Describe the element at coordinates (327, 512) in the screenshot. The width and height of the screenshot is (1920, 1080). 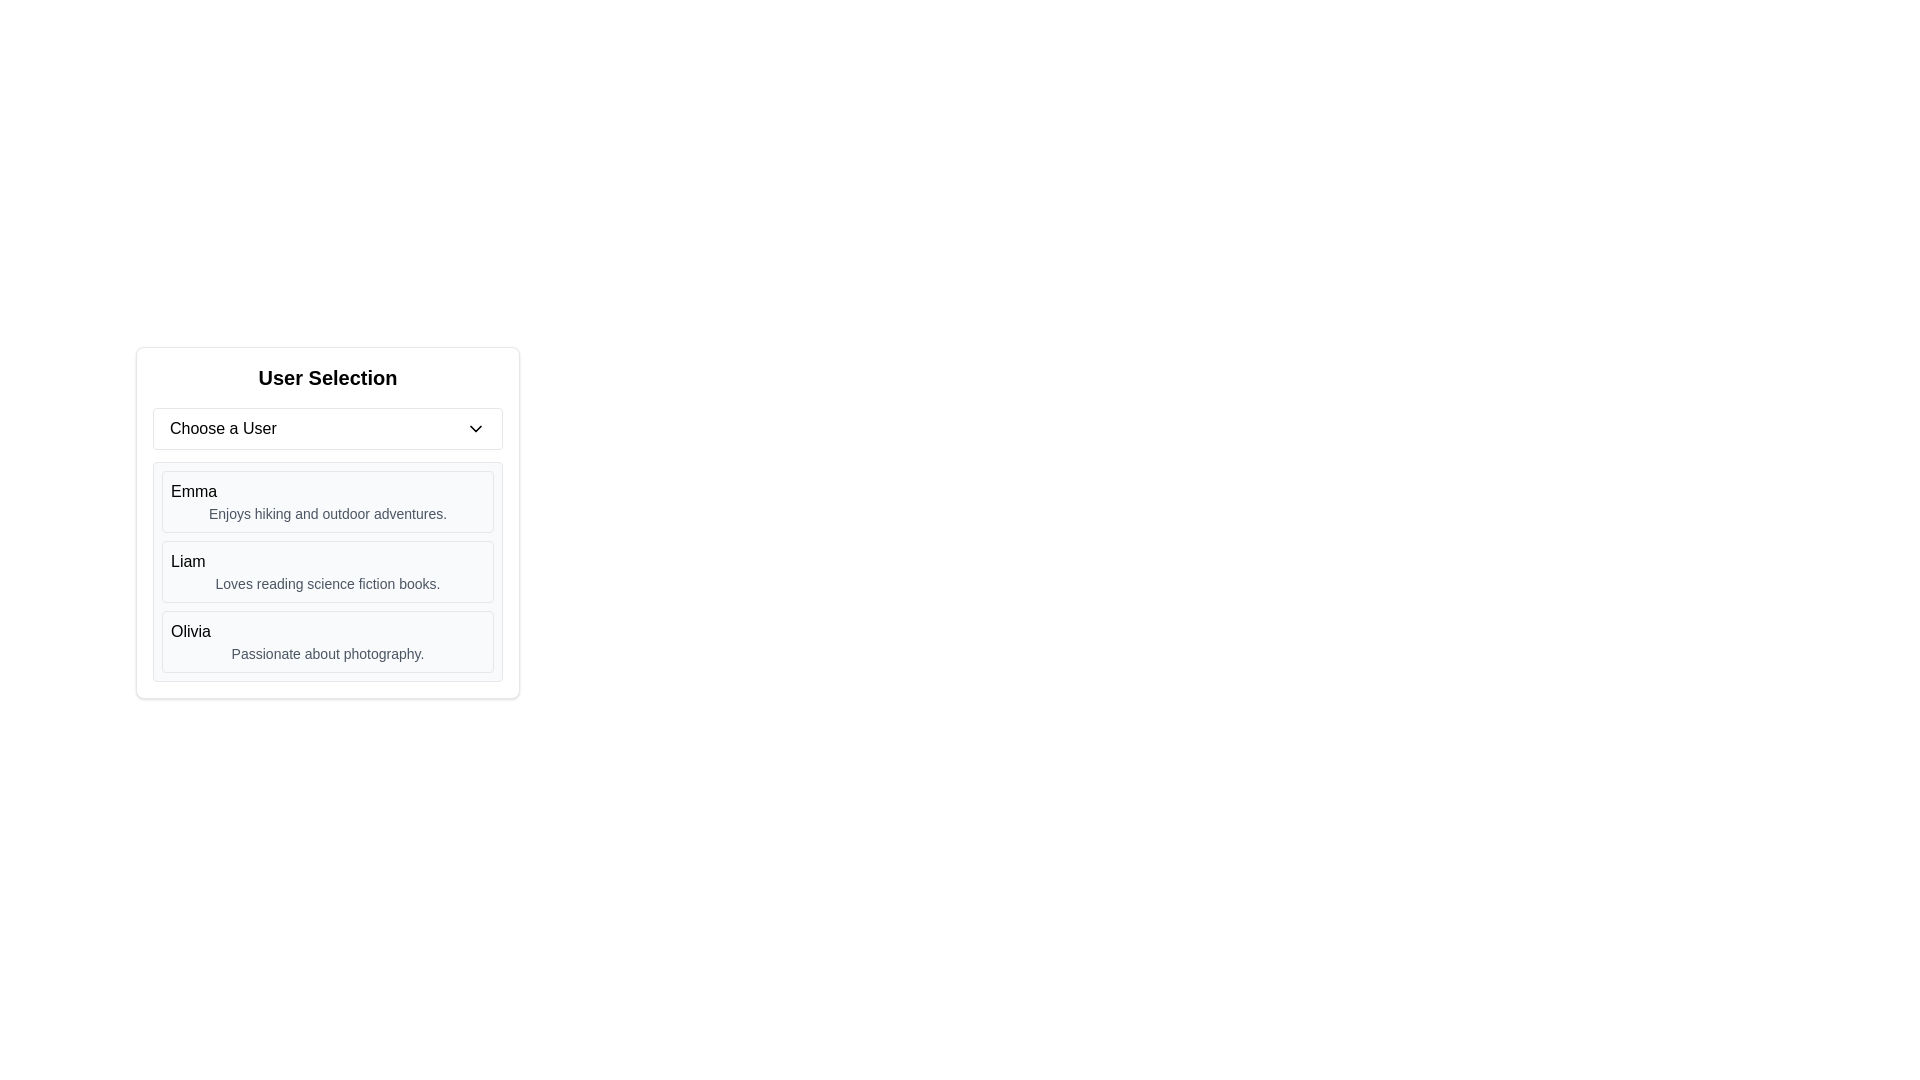
I see `the text label displaying 'Enjoys hiking and outdoor adventures.' located beneath Emma's name in the user description section` at that location.